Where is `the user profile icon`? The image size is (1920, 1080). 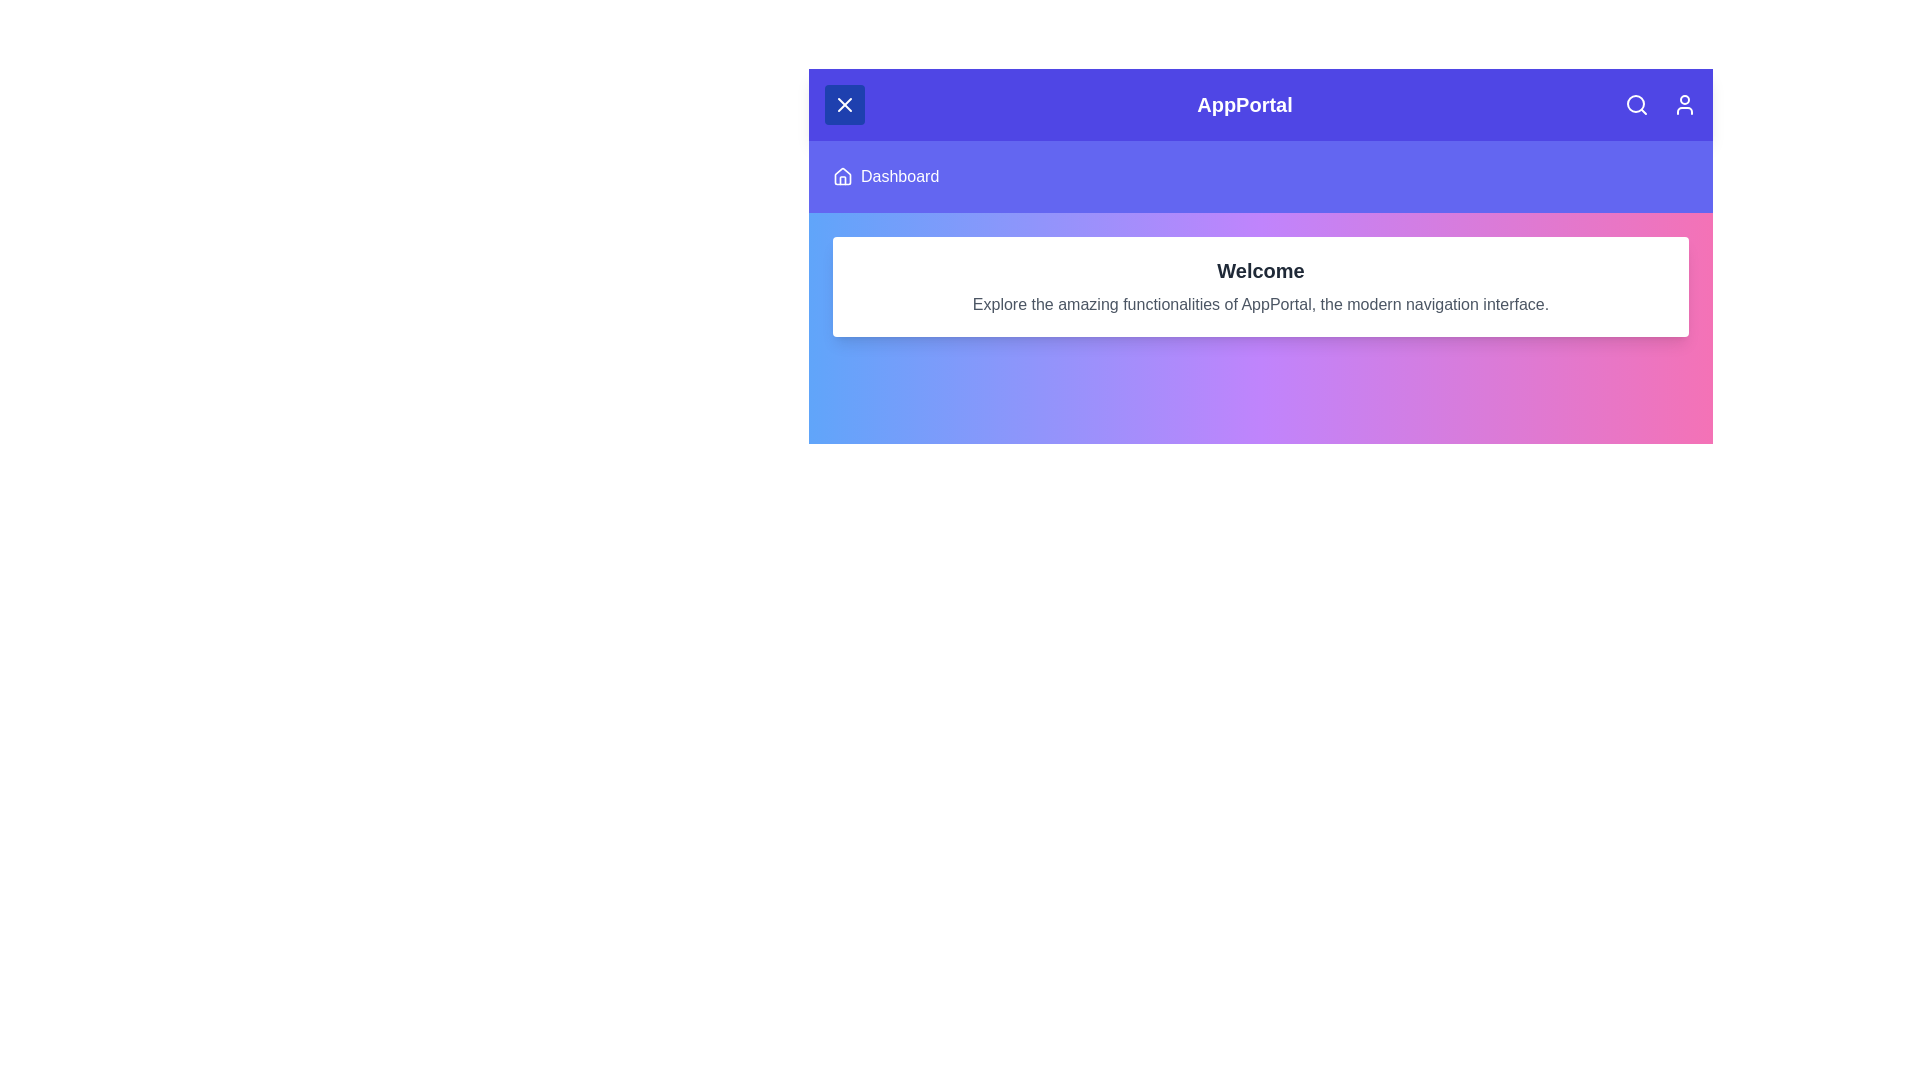 the user profile icon is located at coordinates (1683, 104).